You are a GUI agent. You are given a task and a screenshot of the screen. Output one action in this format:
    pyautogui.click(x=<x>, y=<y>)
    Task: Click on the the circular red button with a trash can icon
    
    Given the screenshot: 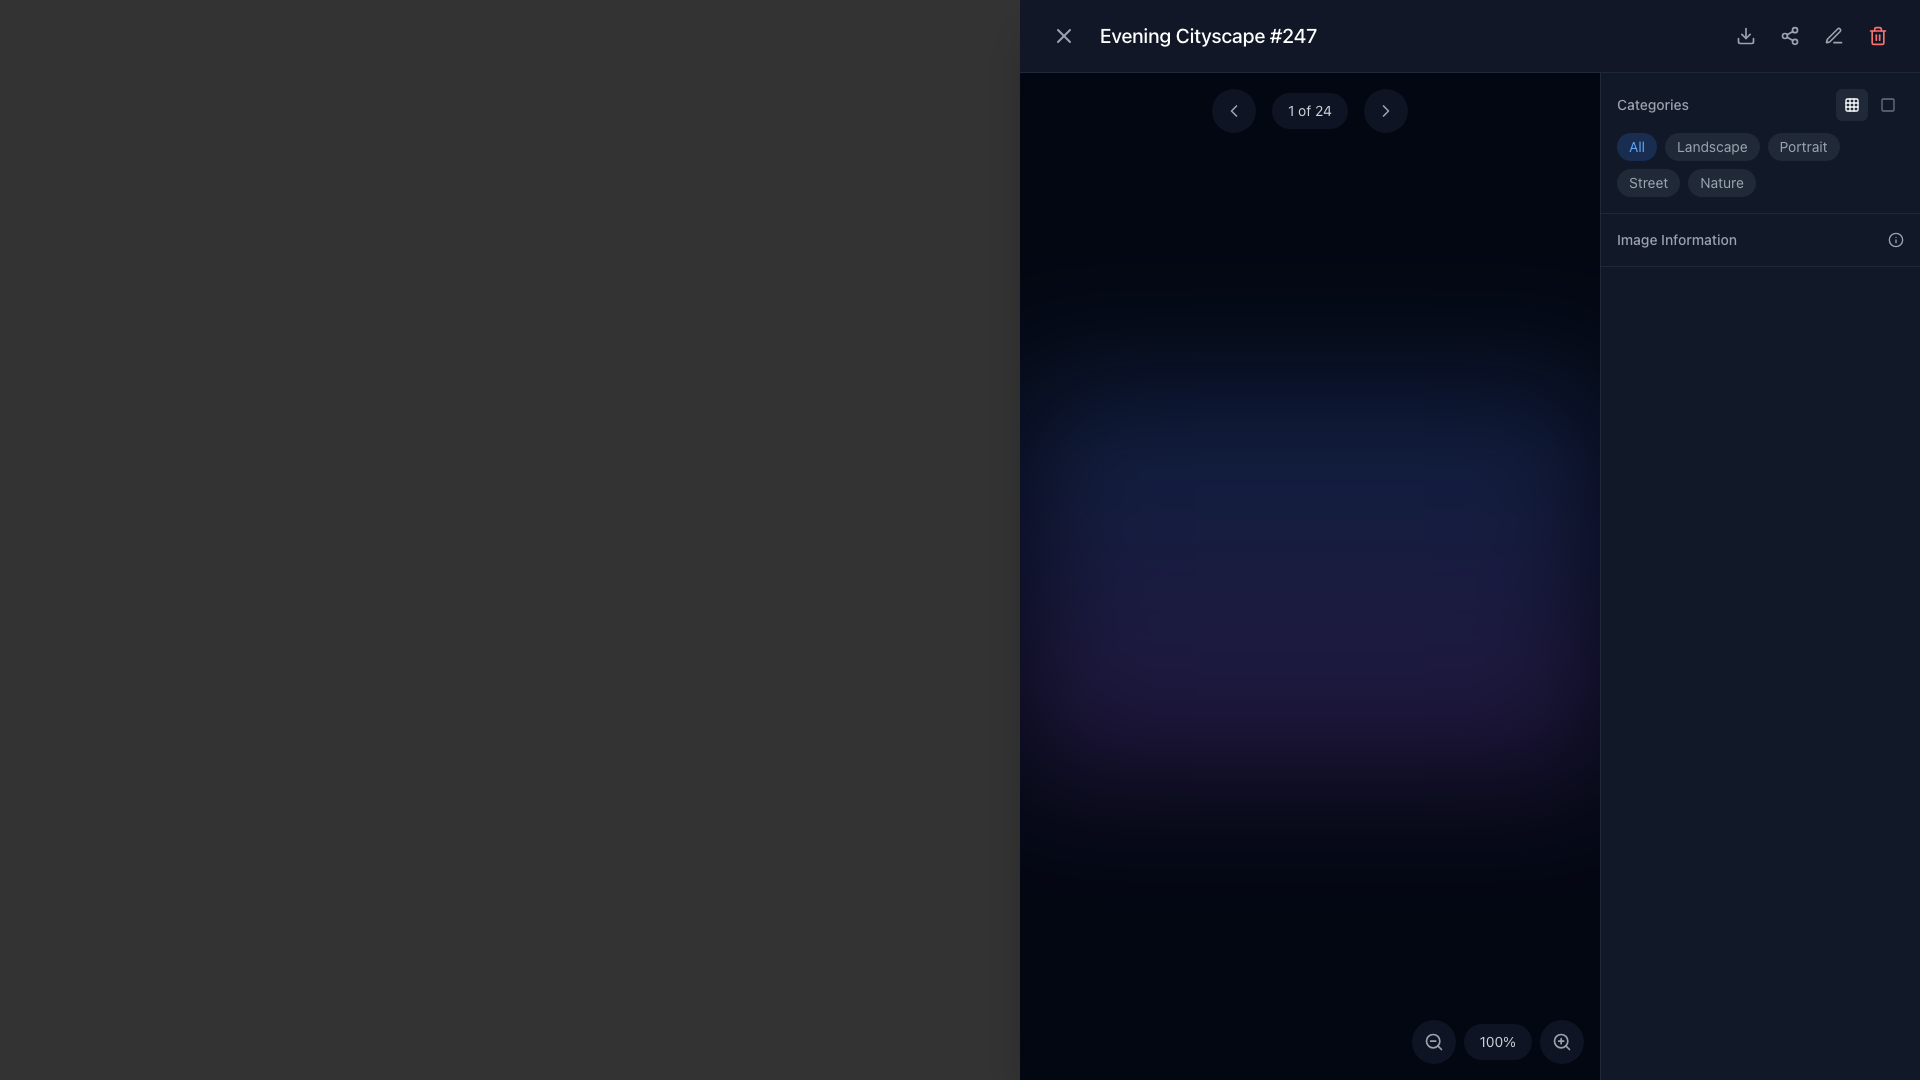 What is the action you would take?
    pyautogui.click(x=1876, y=35)
    